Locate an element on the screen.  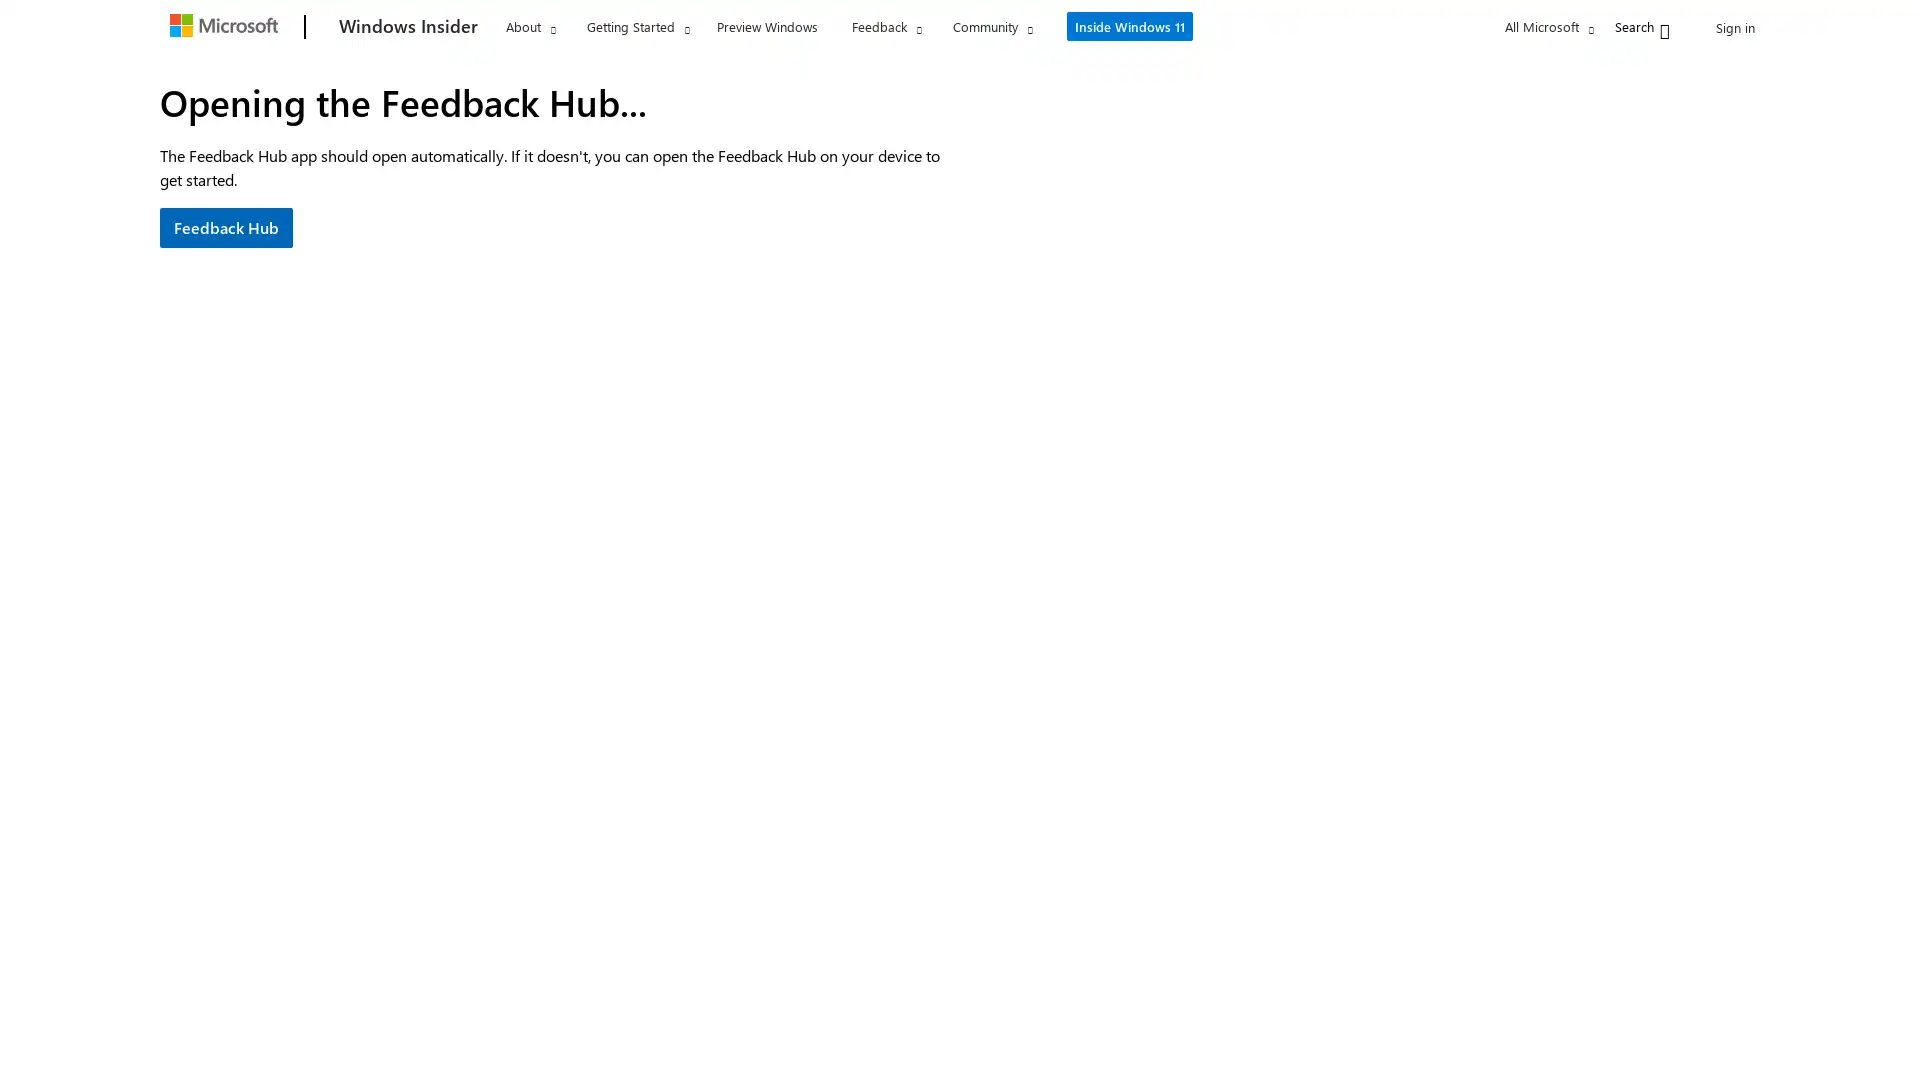
About is located at coordinates (530, 27).